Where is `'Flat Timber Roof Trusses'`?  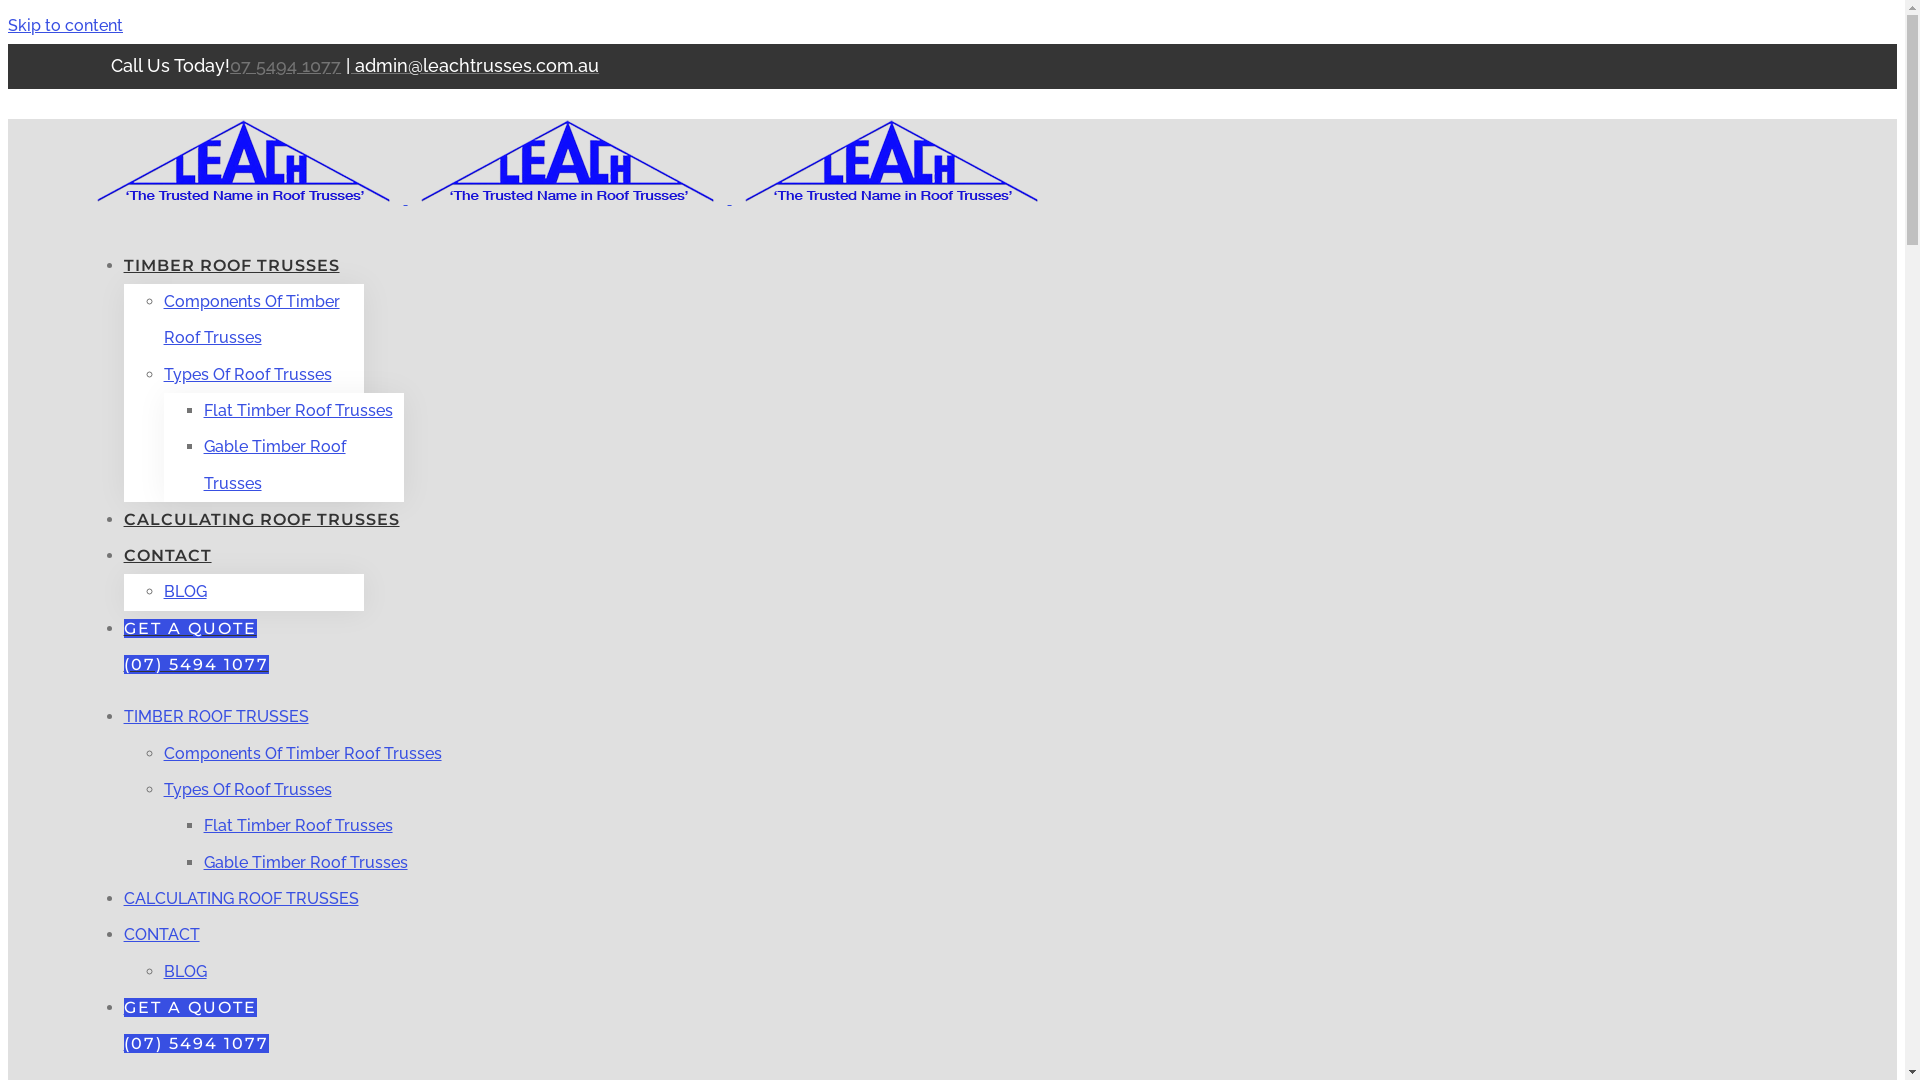
'Flat Timber Roof Trusses' is located at coordinates (203, 825).